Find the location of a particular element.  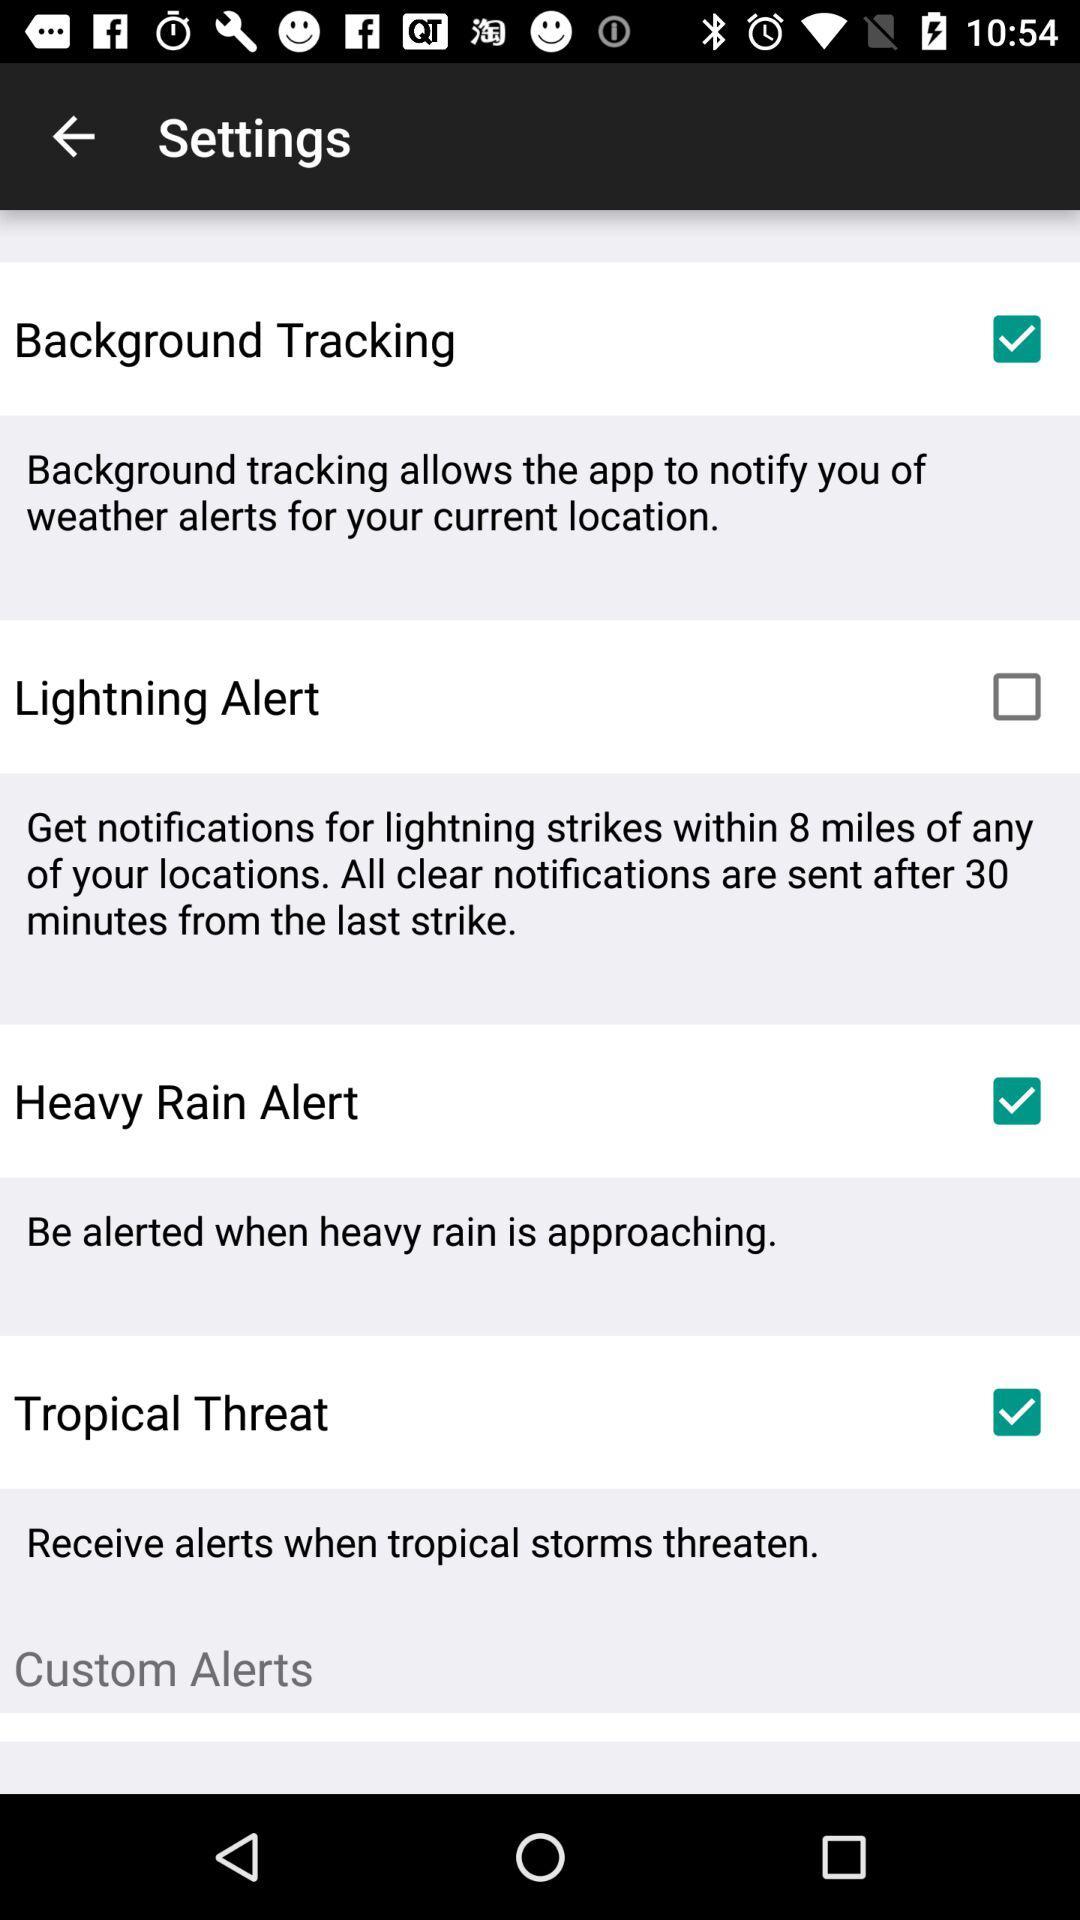

icon above custom alerts icon is located at coordinates (1017, 1411).